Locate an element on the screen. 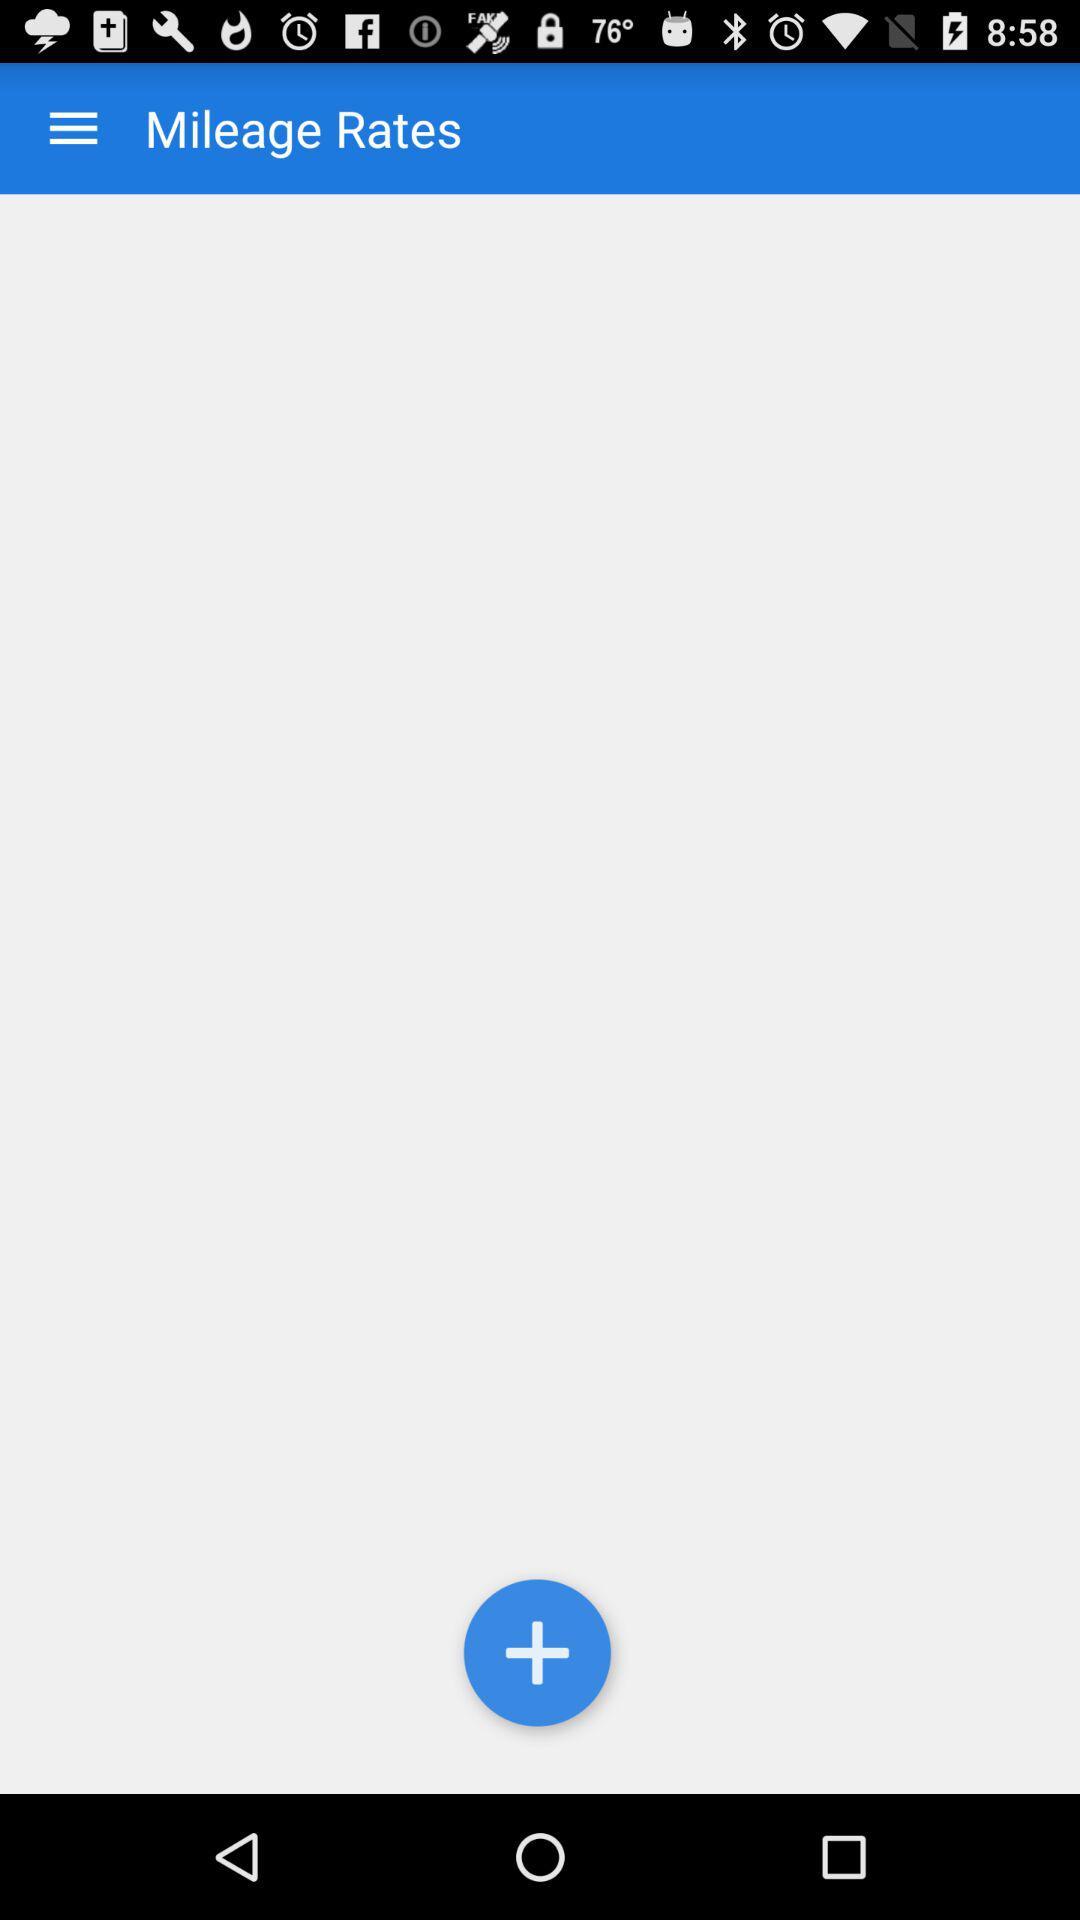  menu button bar is located at coordinates (72, 127).